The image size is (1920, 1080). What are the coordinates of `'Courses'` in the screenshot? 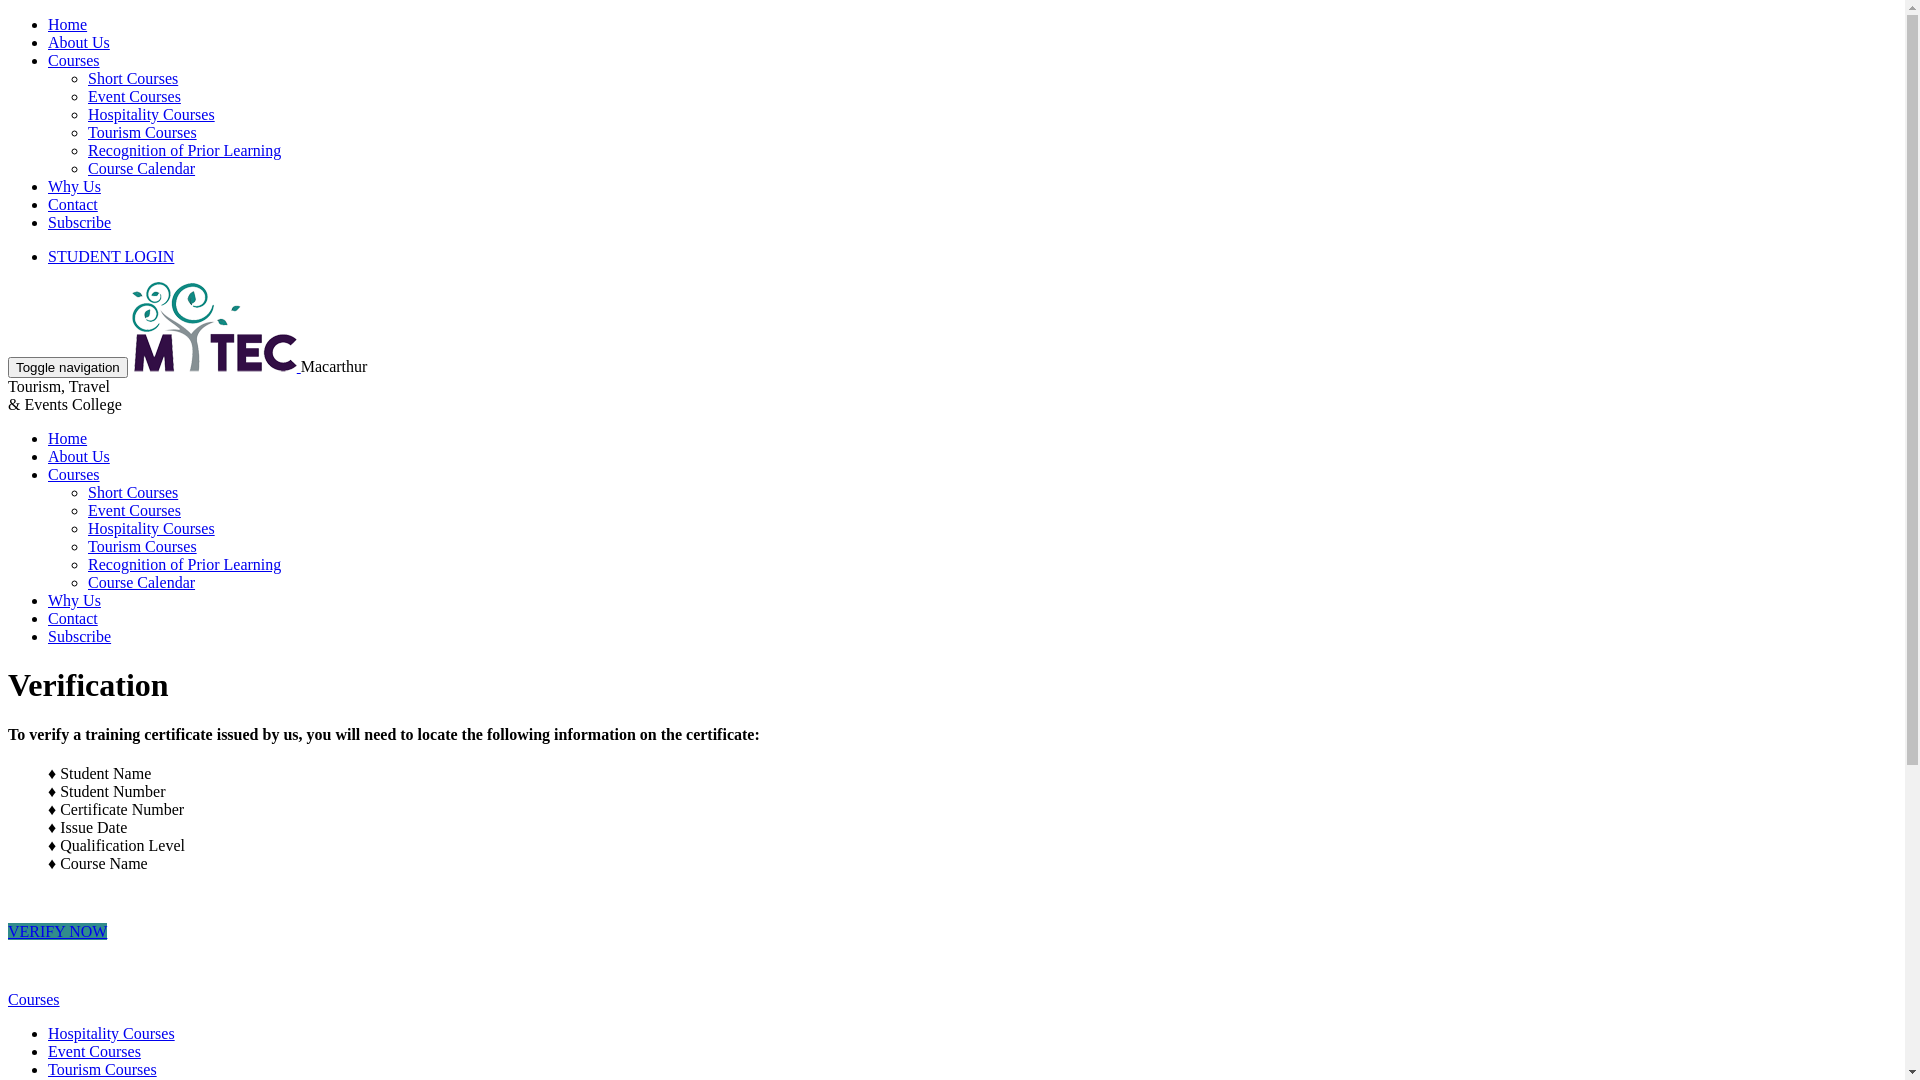 It's located at (8, 999).